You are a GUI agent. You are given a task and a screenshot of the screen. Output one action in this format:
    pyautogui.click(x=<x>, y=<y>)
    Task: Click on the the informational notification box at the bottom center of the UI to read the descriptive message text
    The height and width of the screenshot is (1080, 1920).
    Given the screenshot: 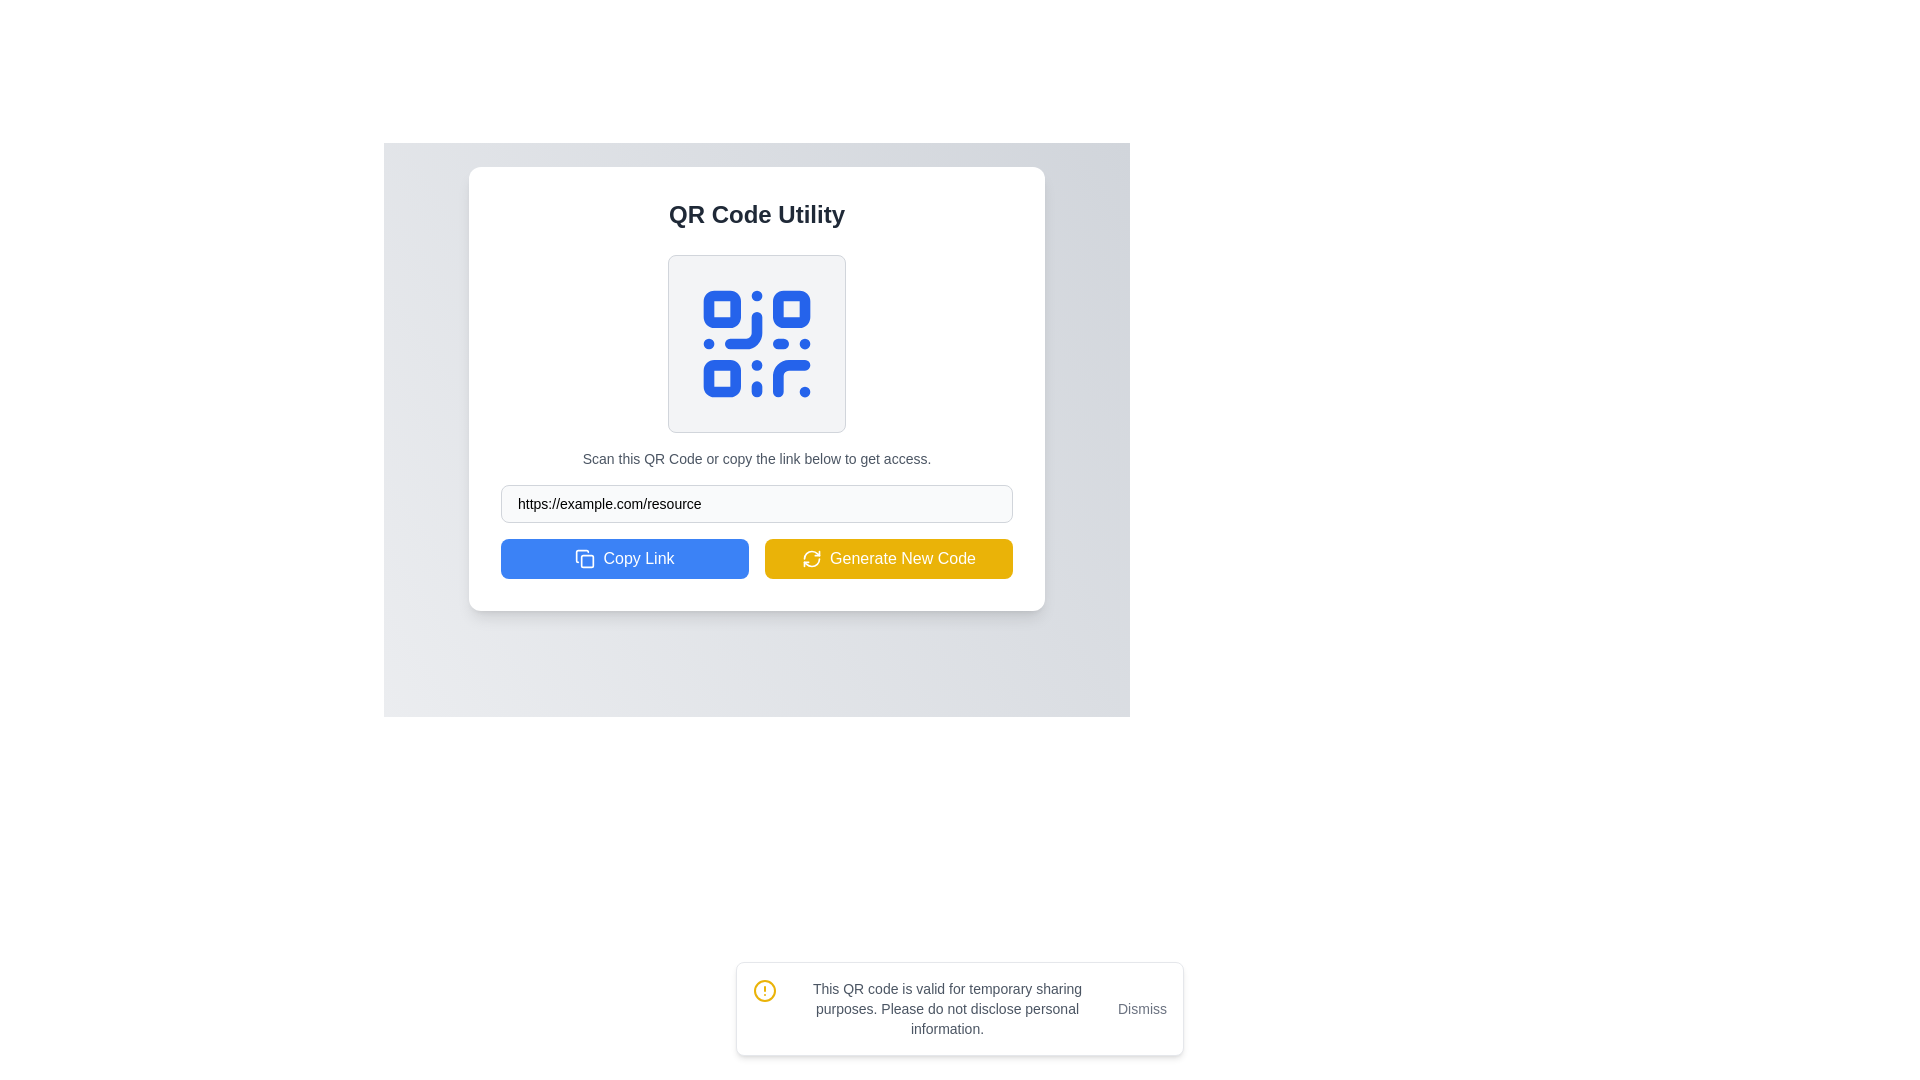 What is the action you would take?
    pyautogui.click(x=960, y=1009)
    